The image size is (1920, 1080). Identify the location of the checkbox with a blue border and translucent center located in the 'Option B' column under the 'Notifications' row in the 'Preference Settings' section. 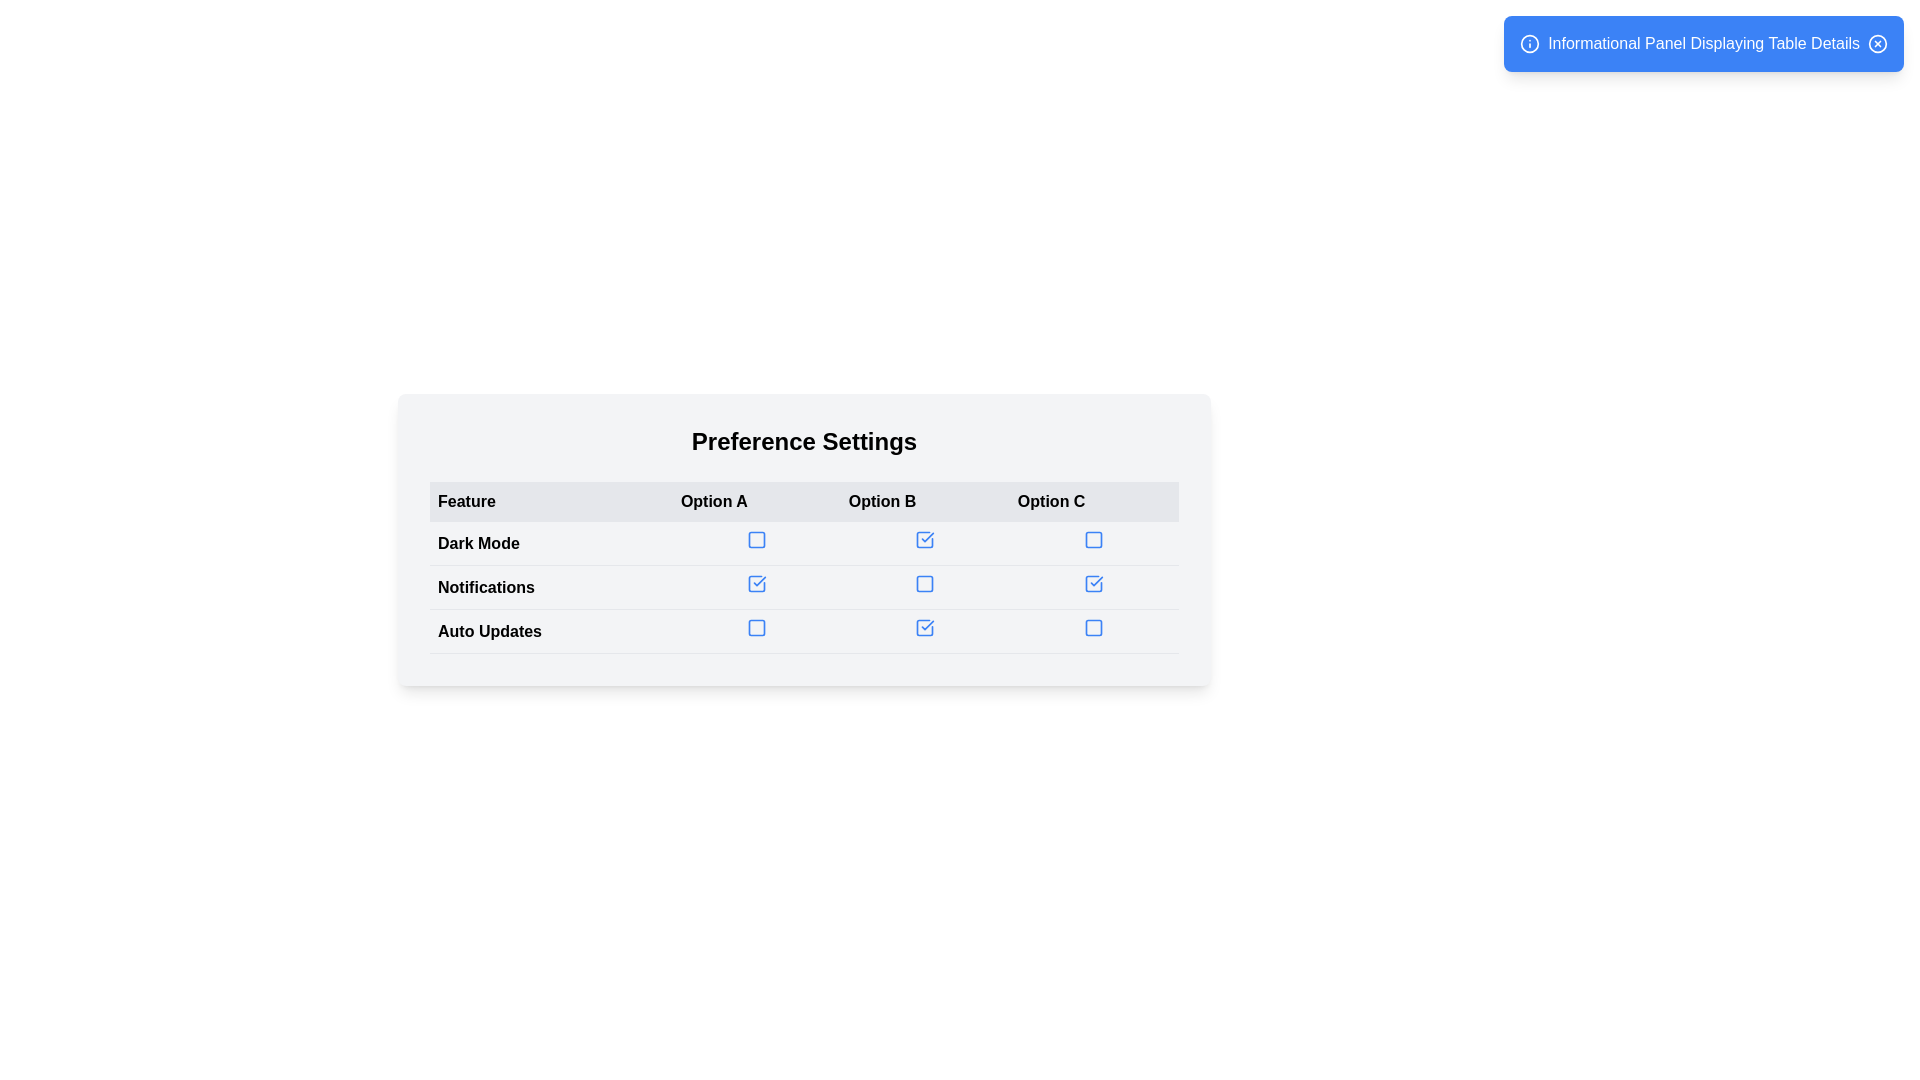
(924, 583).